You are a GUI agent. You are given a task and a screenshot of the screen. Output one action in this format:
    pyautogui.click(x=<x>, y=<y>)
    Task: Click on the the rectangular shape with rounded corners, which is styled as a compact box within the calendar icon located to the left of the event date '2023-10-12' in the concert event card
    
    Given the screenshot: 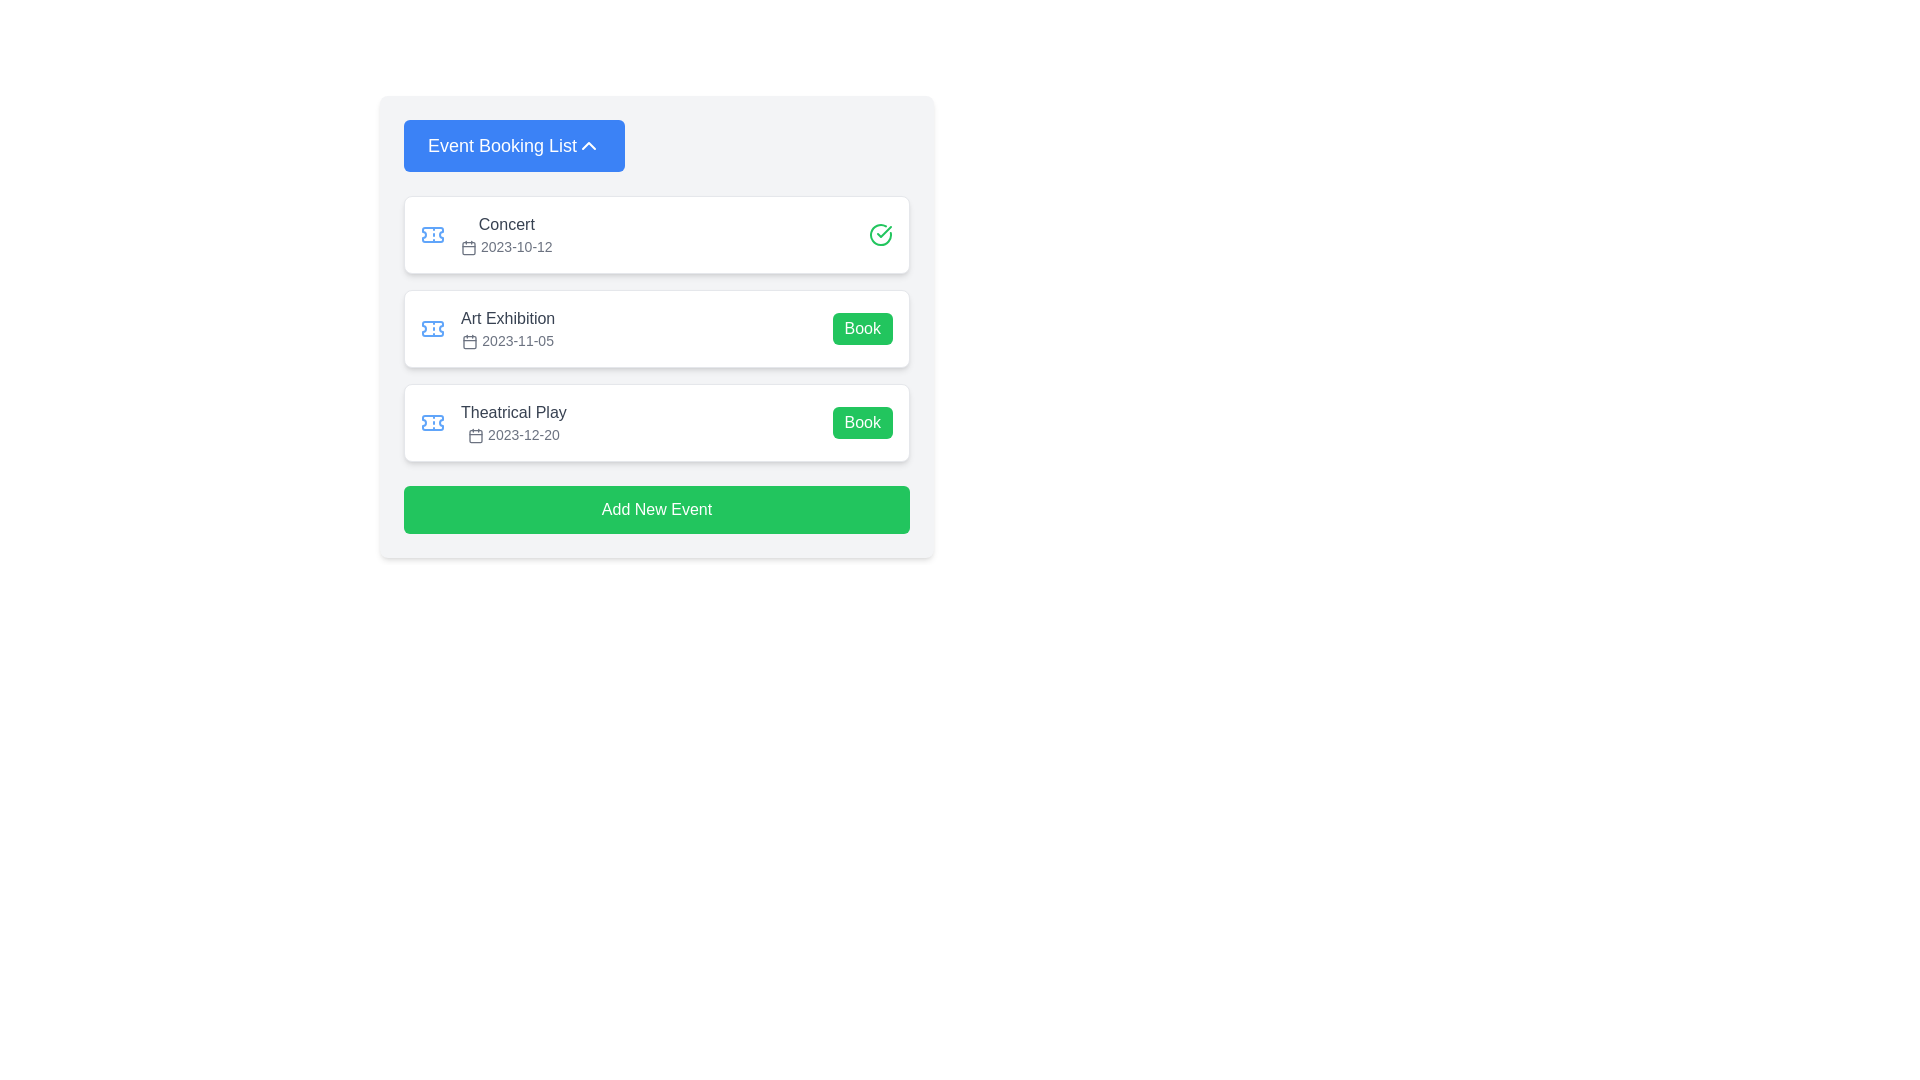 What is the action you would take?
    pyautogui.click(x=468, y=246)
    